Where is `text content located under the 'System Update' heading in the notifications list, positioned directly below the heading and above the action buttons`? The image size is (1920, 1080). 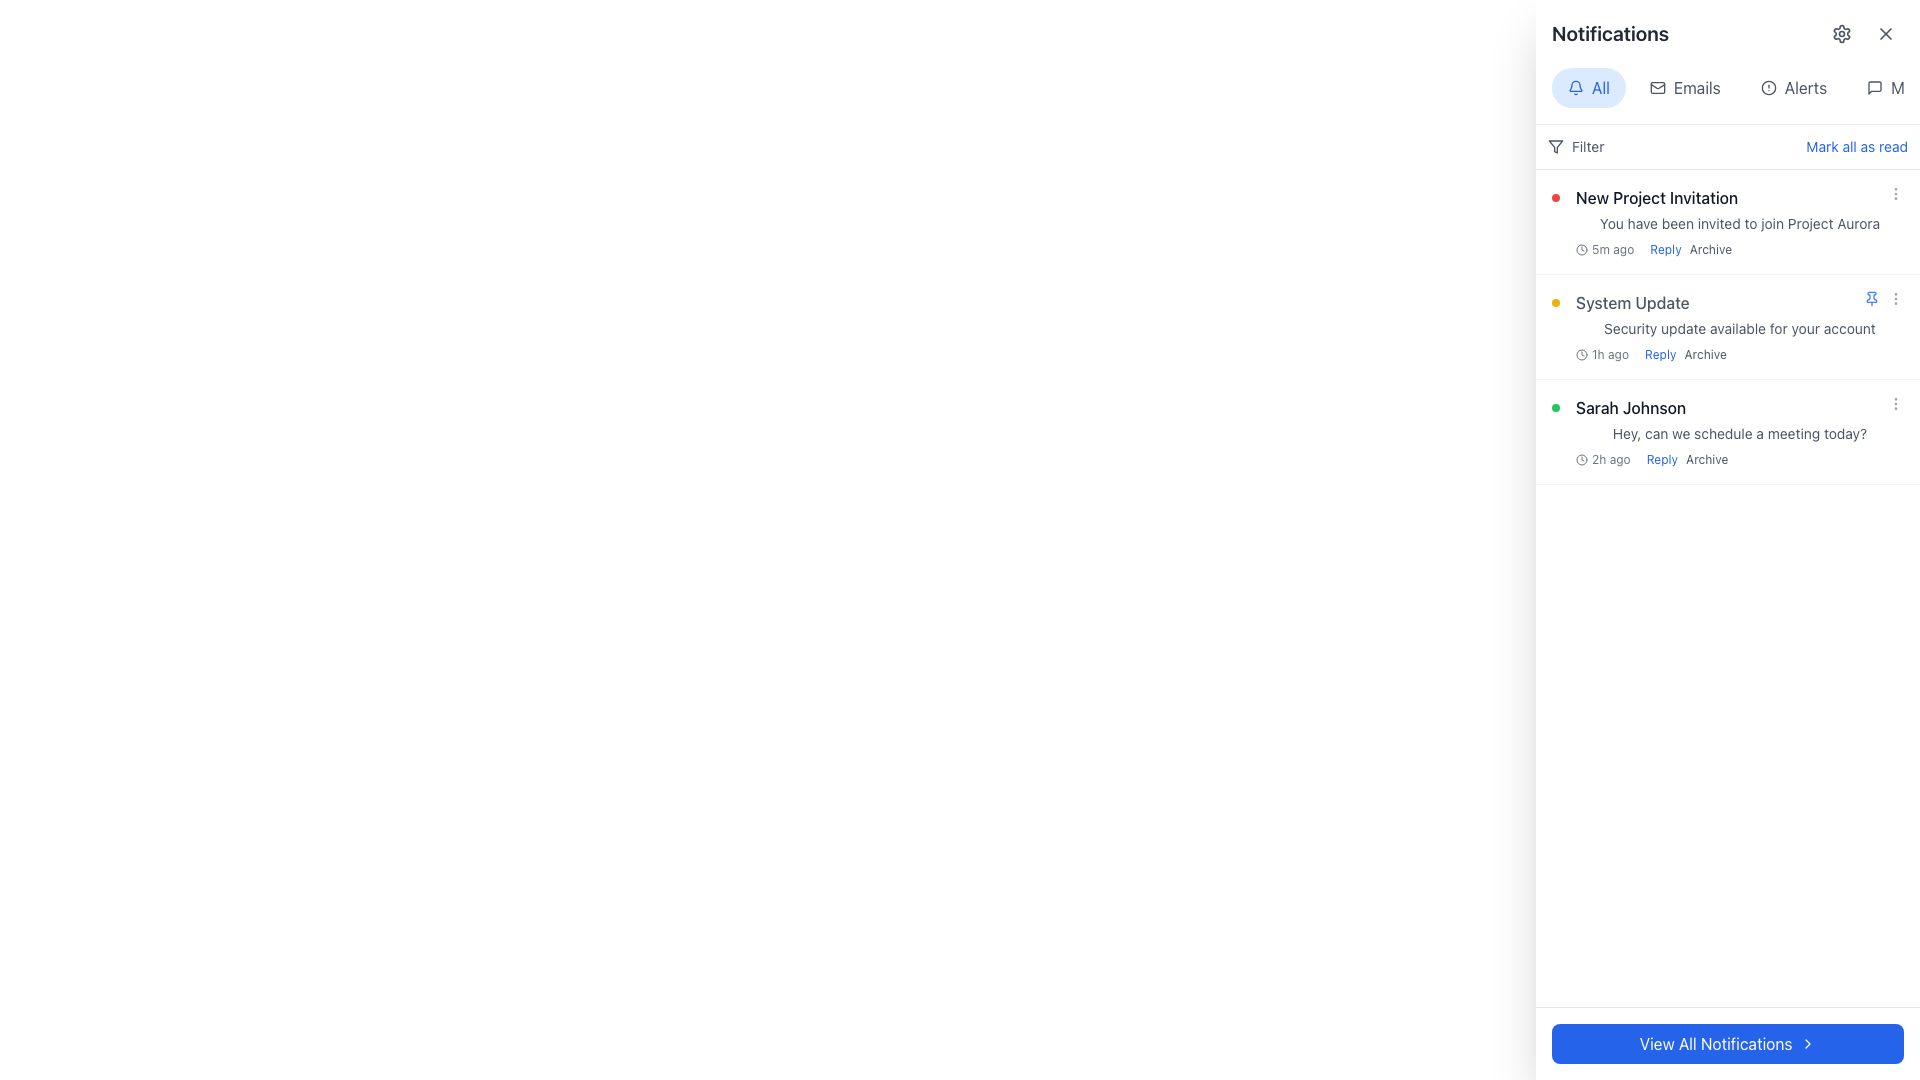 text content located under the 'System Update' heading in the notifications list, positioned directly below the heading and above the action buttons is located at coordinates (1738, 327).